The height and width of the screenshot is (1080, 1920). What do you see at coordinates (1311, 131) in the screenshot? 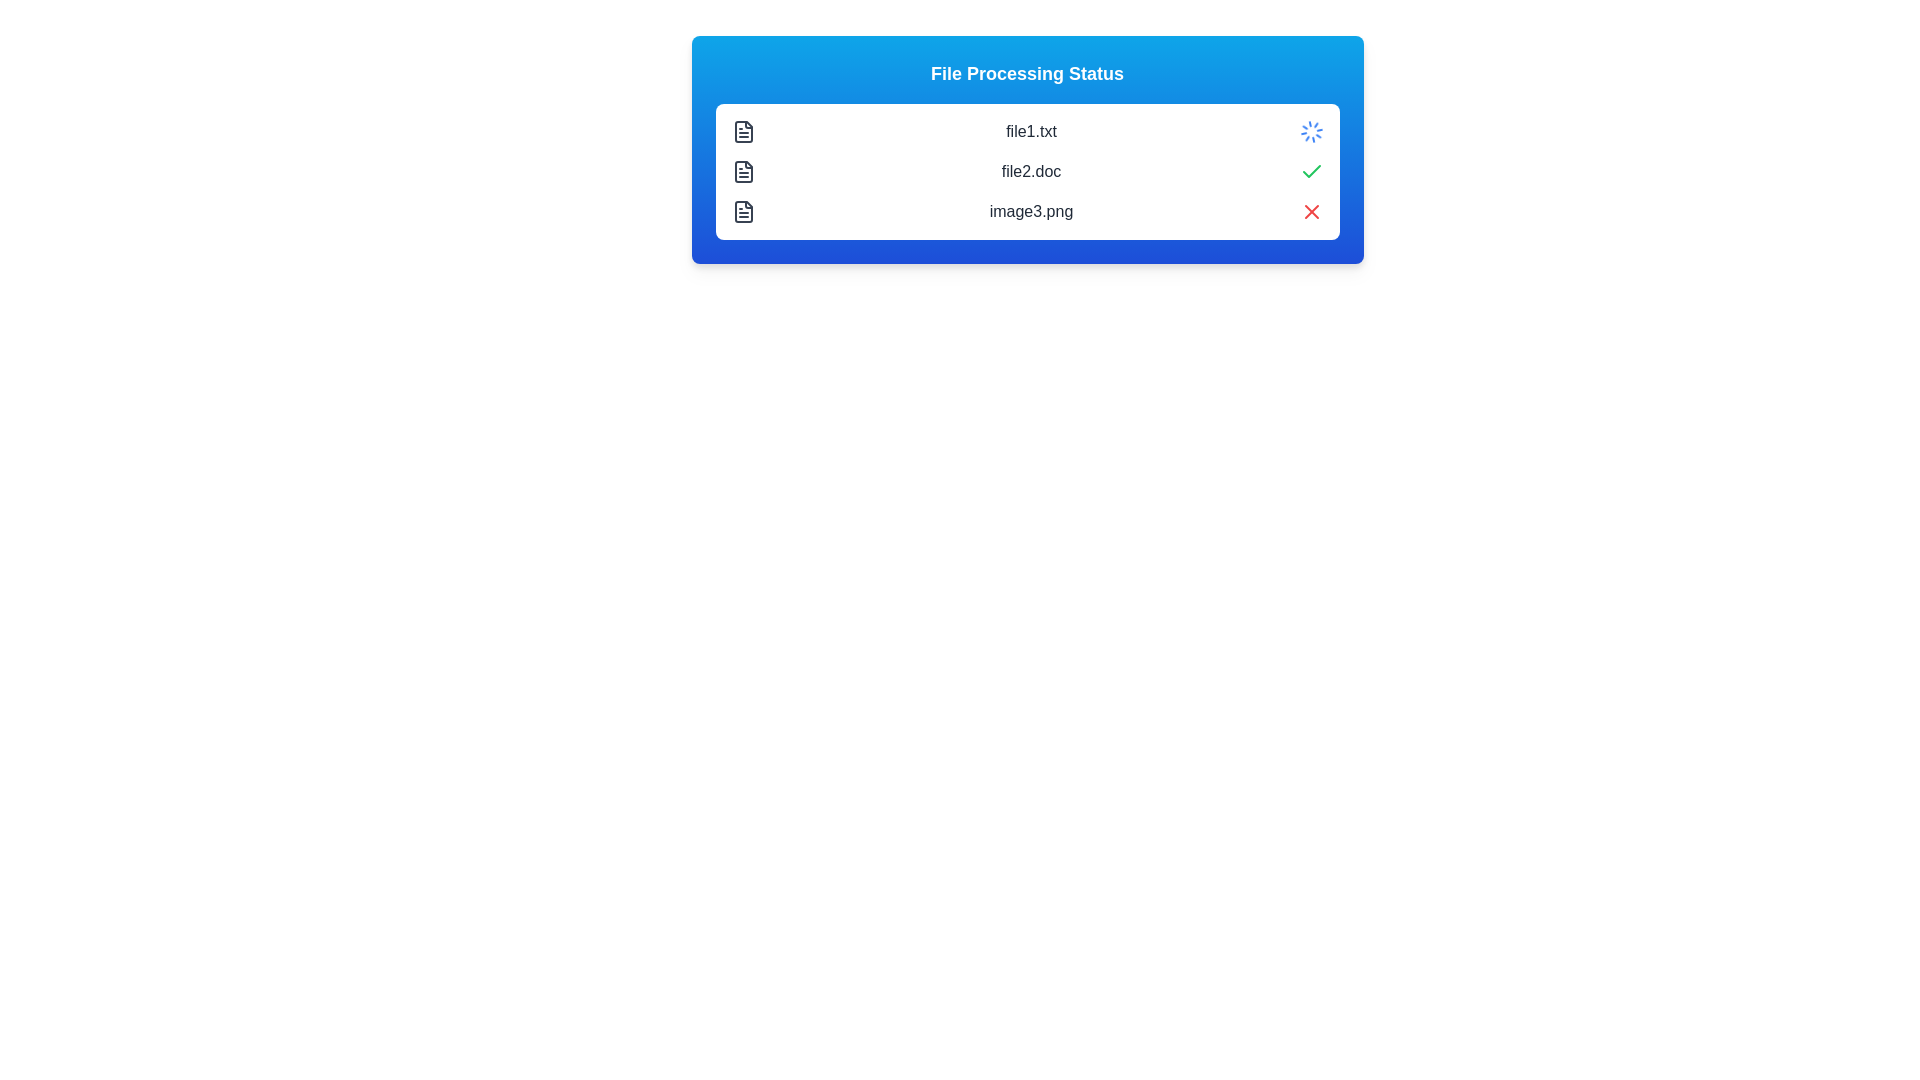
I see `the loading spinner icon, which is a small circular blue icon with a spinning animation located to the far right of the text 'file1.txt' in the file processing status interface` at bounding box center [1311, 131].